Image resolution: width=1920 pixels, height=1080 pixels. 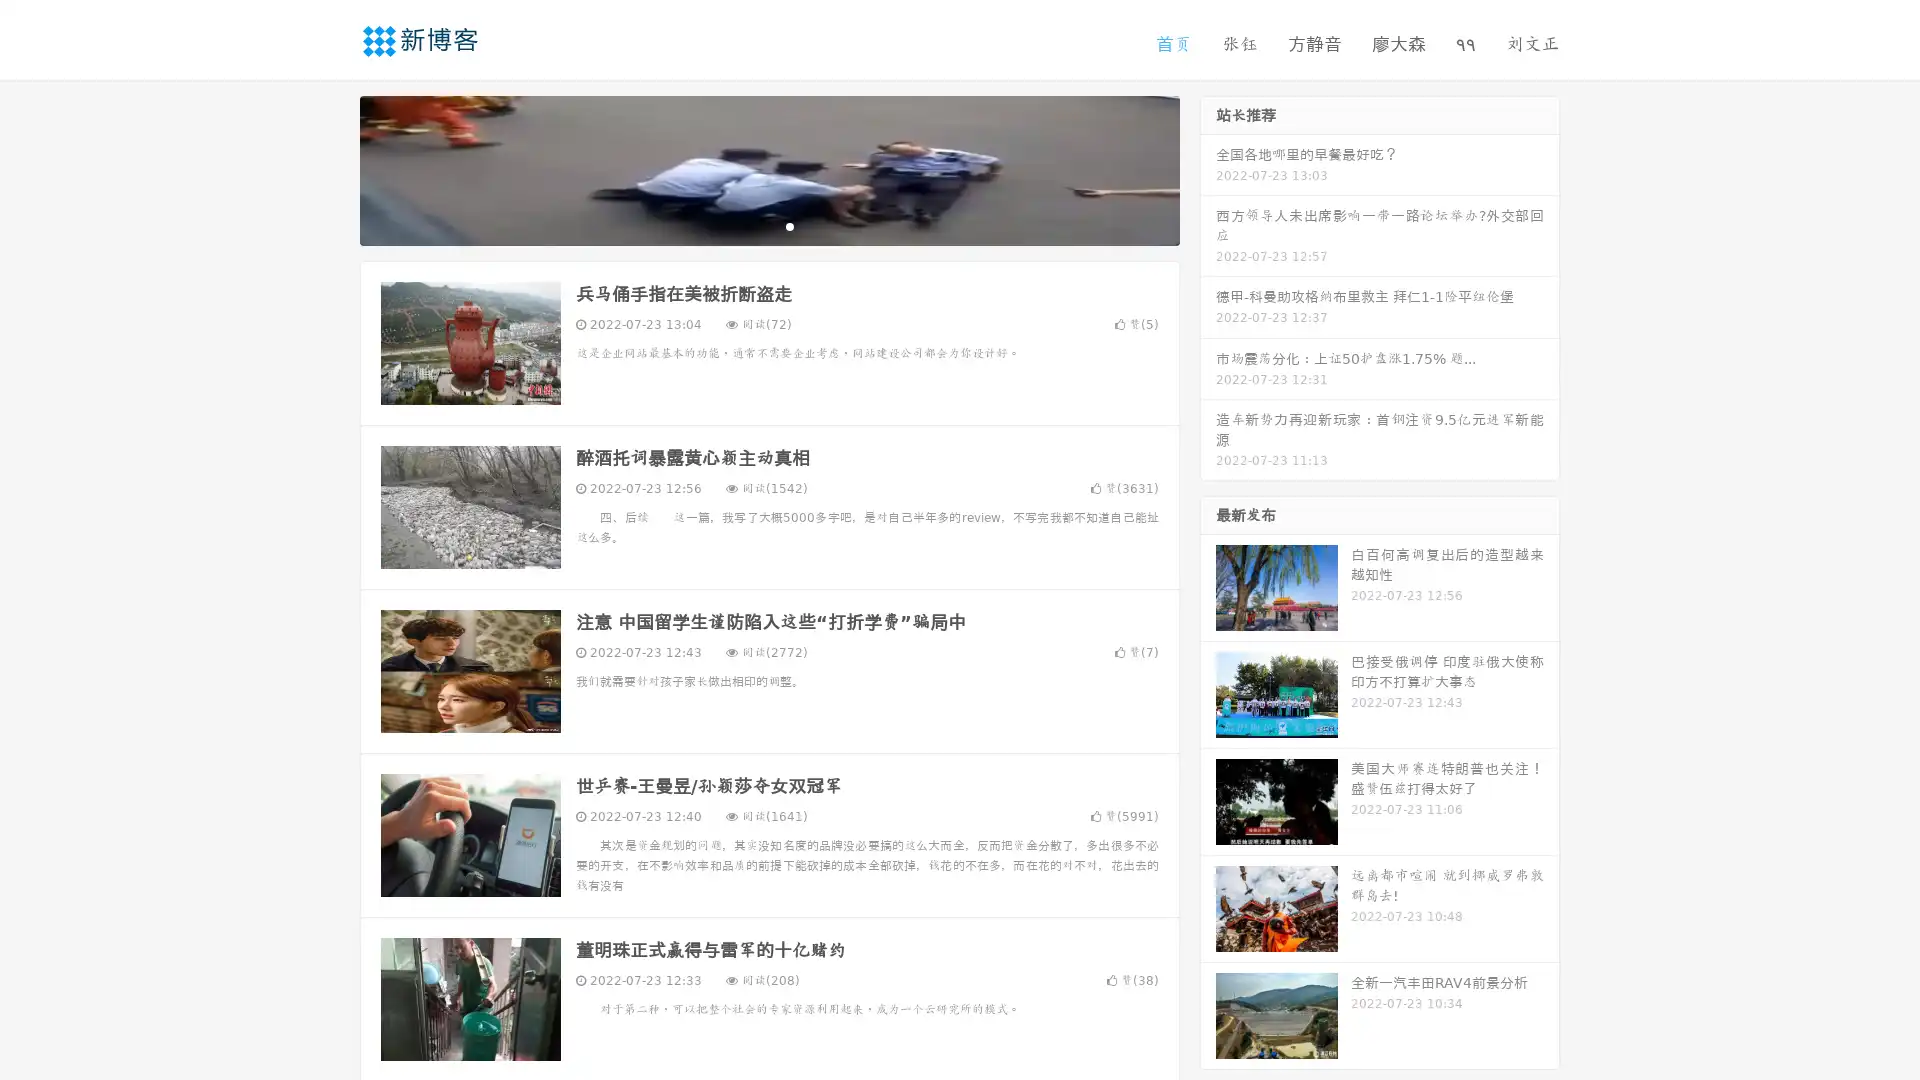 I want to click on Go to slide 2, so click(x=768, y=225).